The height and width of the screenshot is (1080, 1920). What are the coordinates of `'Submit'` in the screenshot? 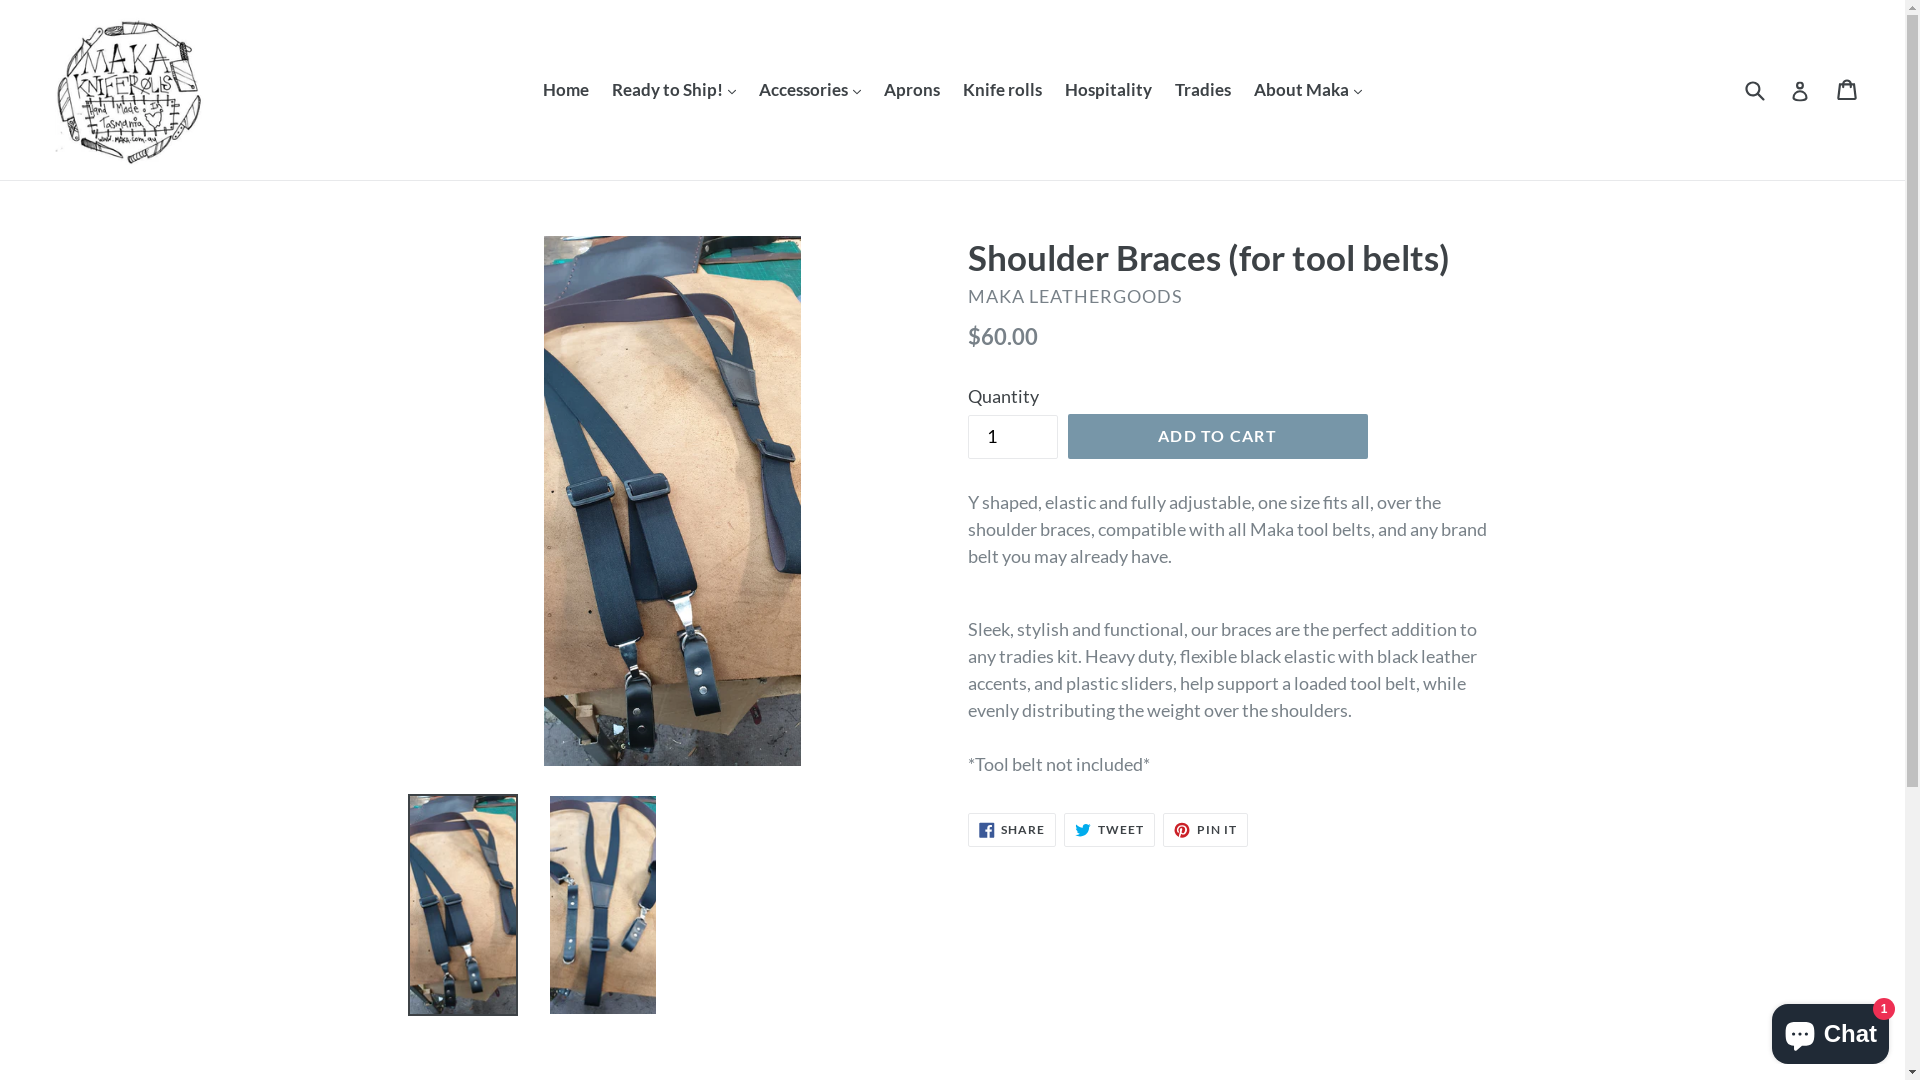 It's located at (1752, 88).